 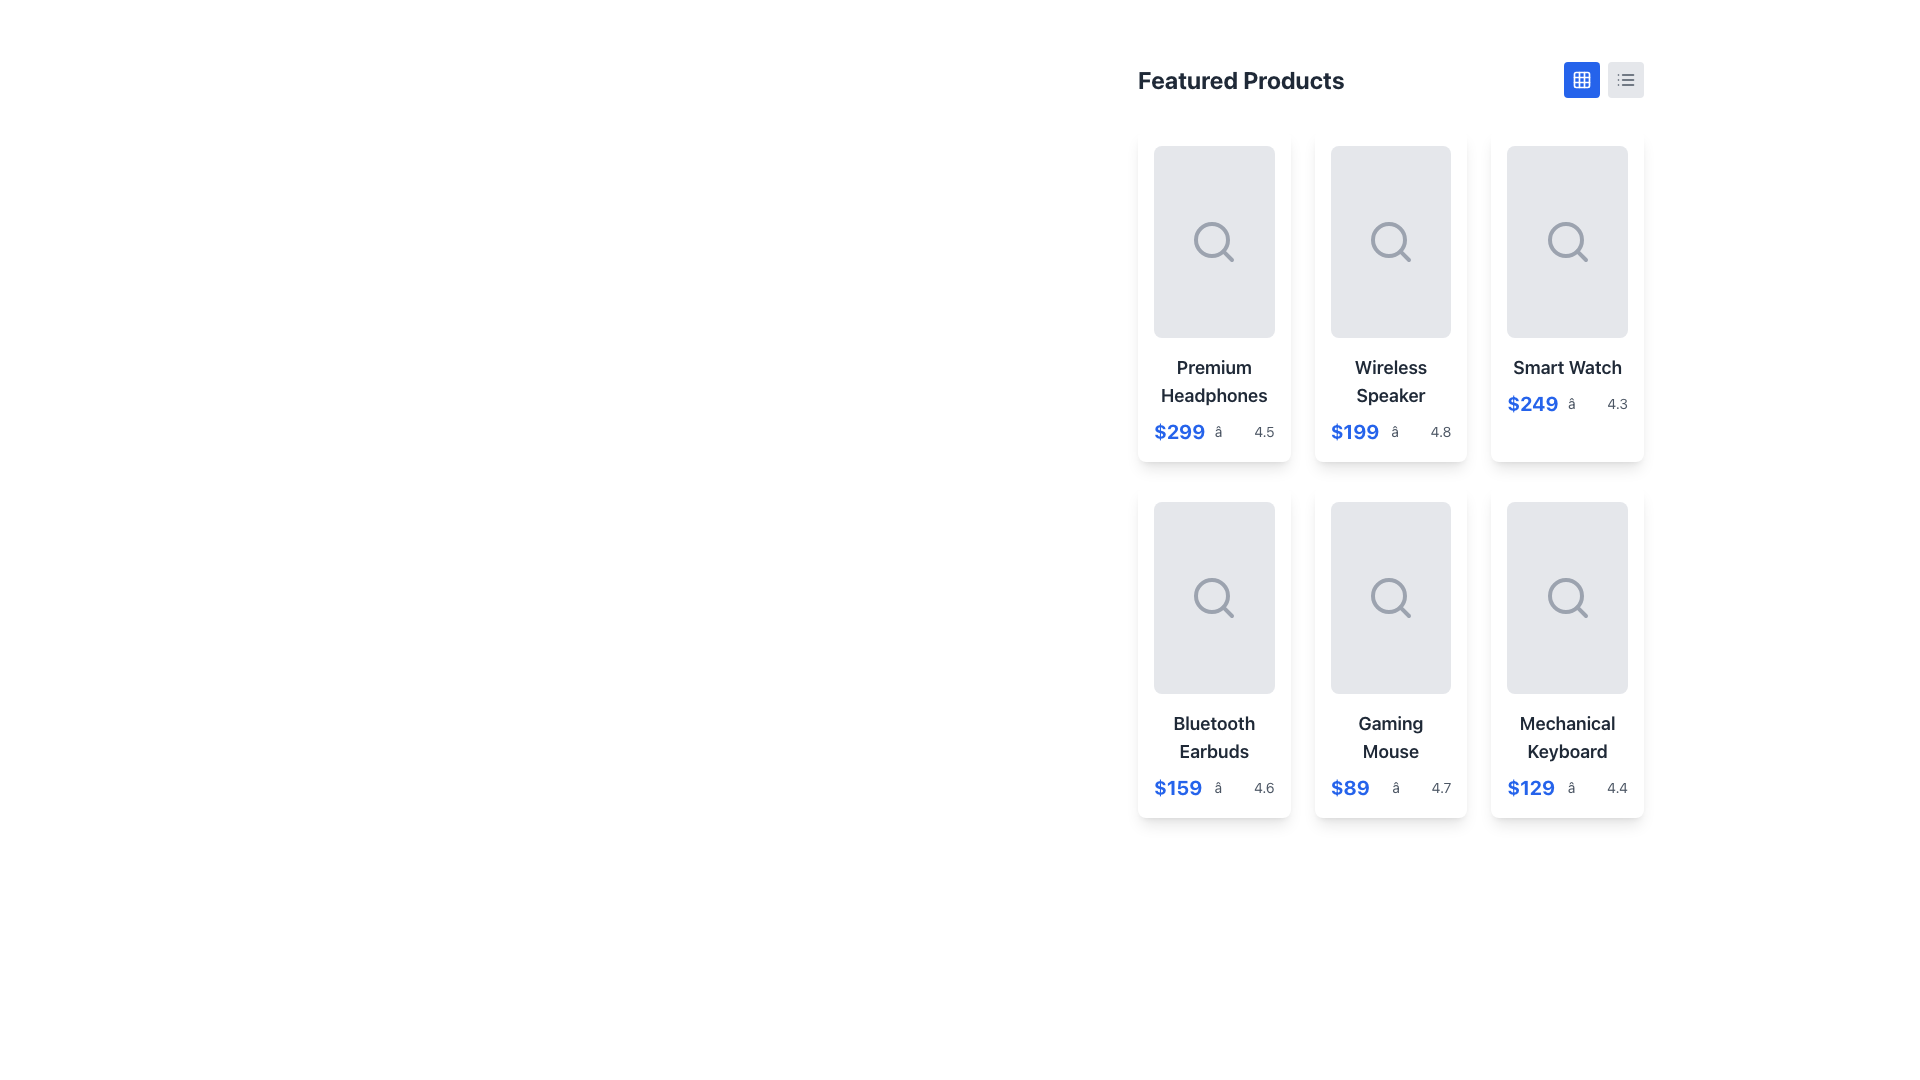 I want to click on price and rating details from the informational text located at the bottom-right corner of the 'Mechanical Keyboard' product card, which provides key information about the item, so click(x=1566, y=786).